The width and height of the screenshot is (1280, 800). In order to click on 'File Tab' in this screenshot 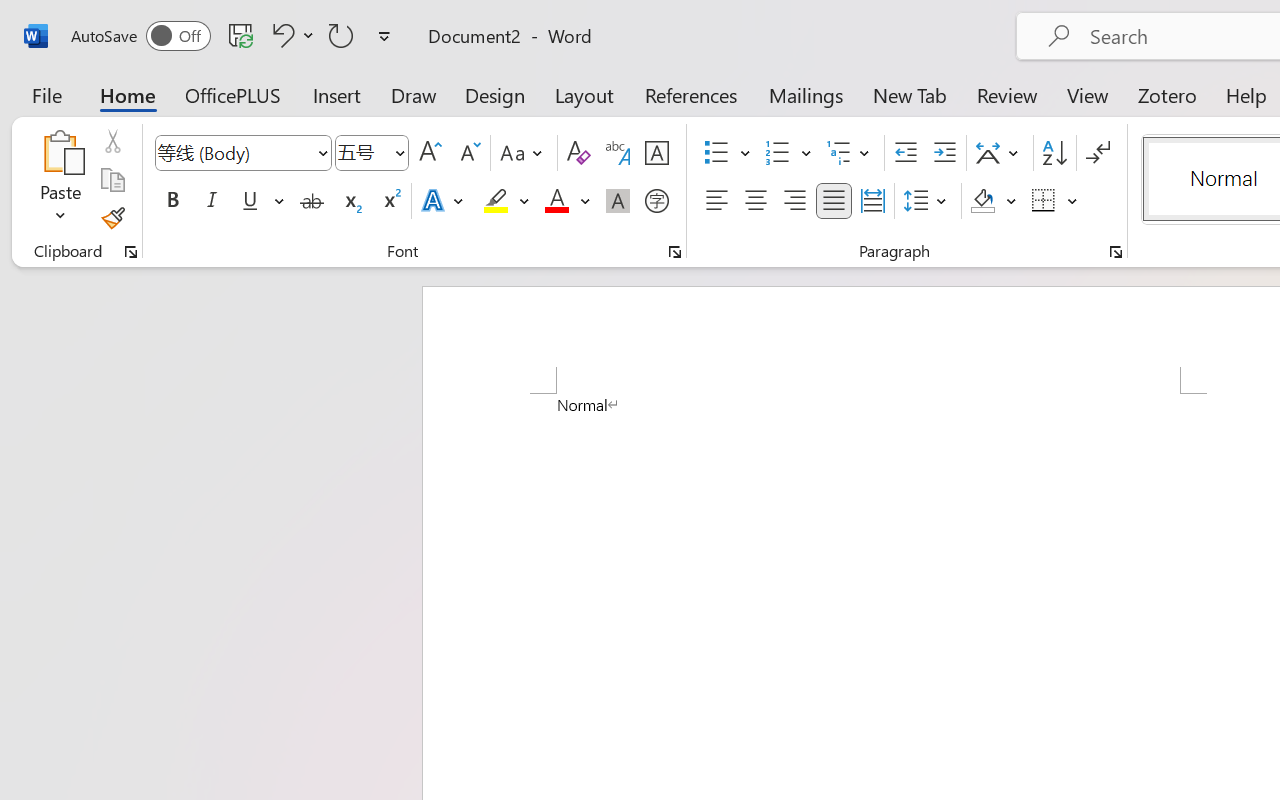, I will do `click(46, 94)`.